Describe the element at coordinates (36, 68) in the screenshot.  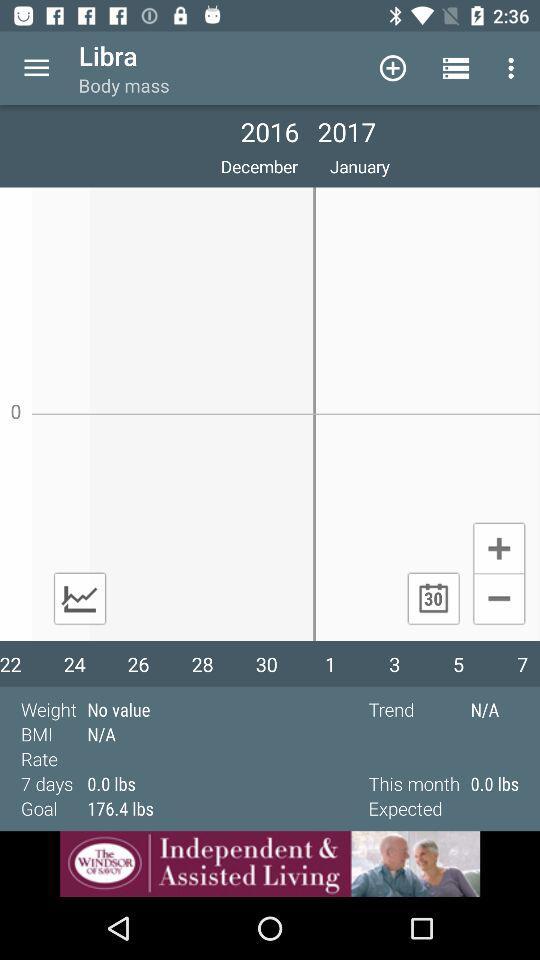
I see `menu option` at that location.